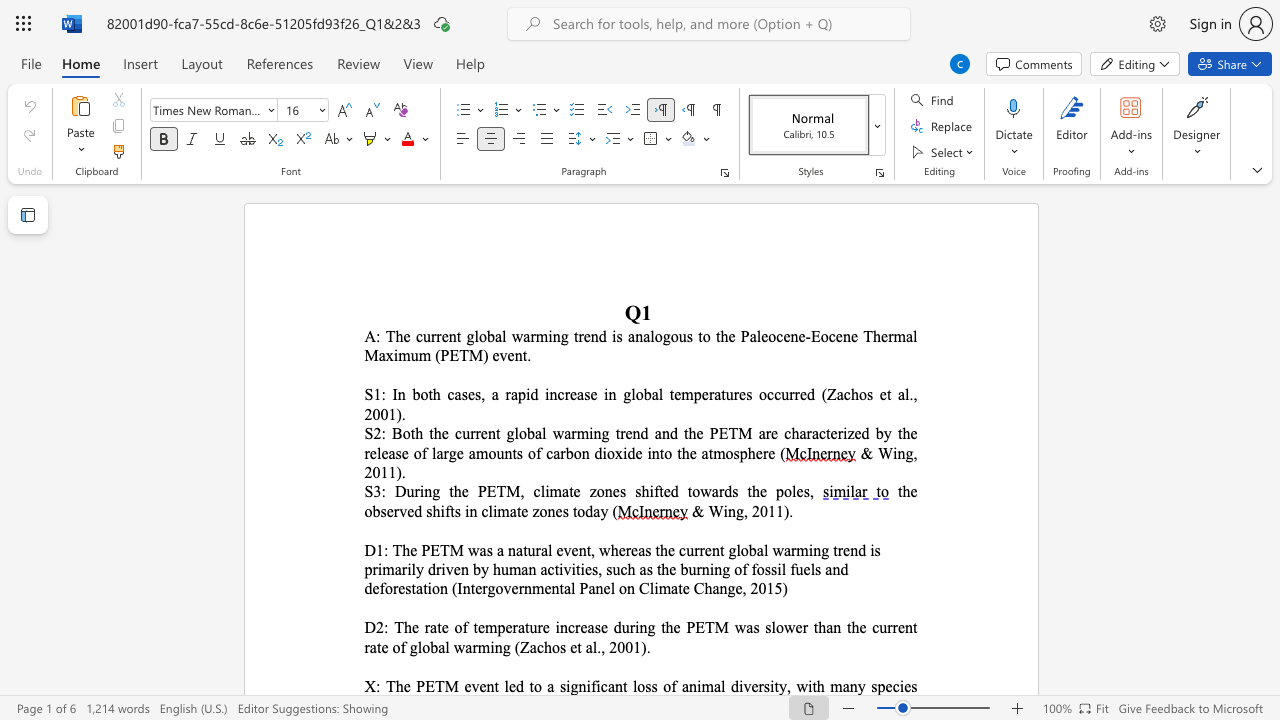 Image resolution: width=1280 pixels, height=720 pixels. What do you see at coordinates (727, 432) in the screenshot?
I see `the space between the continuous character "E" and "T" in the text` at bounding box center [727, 432].